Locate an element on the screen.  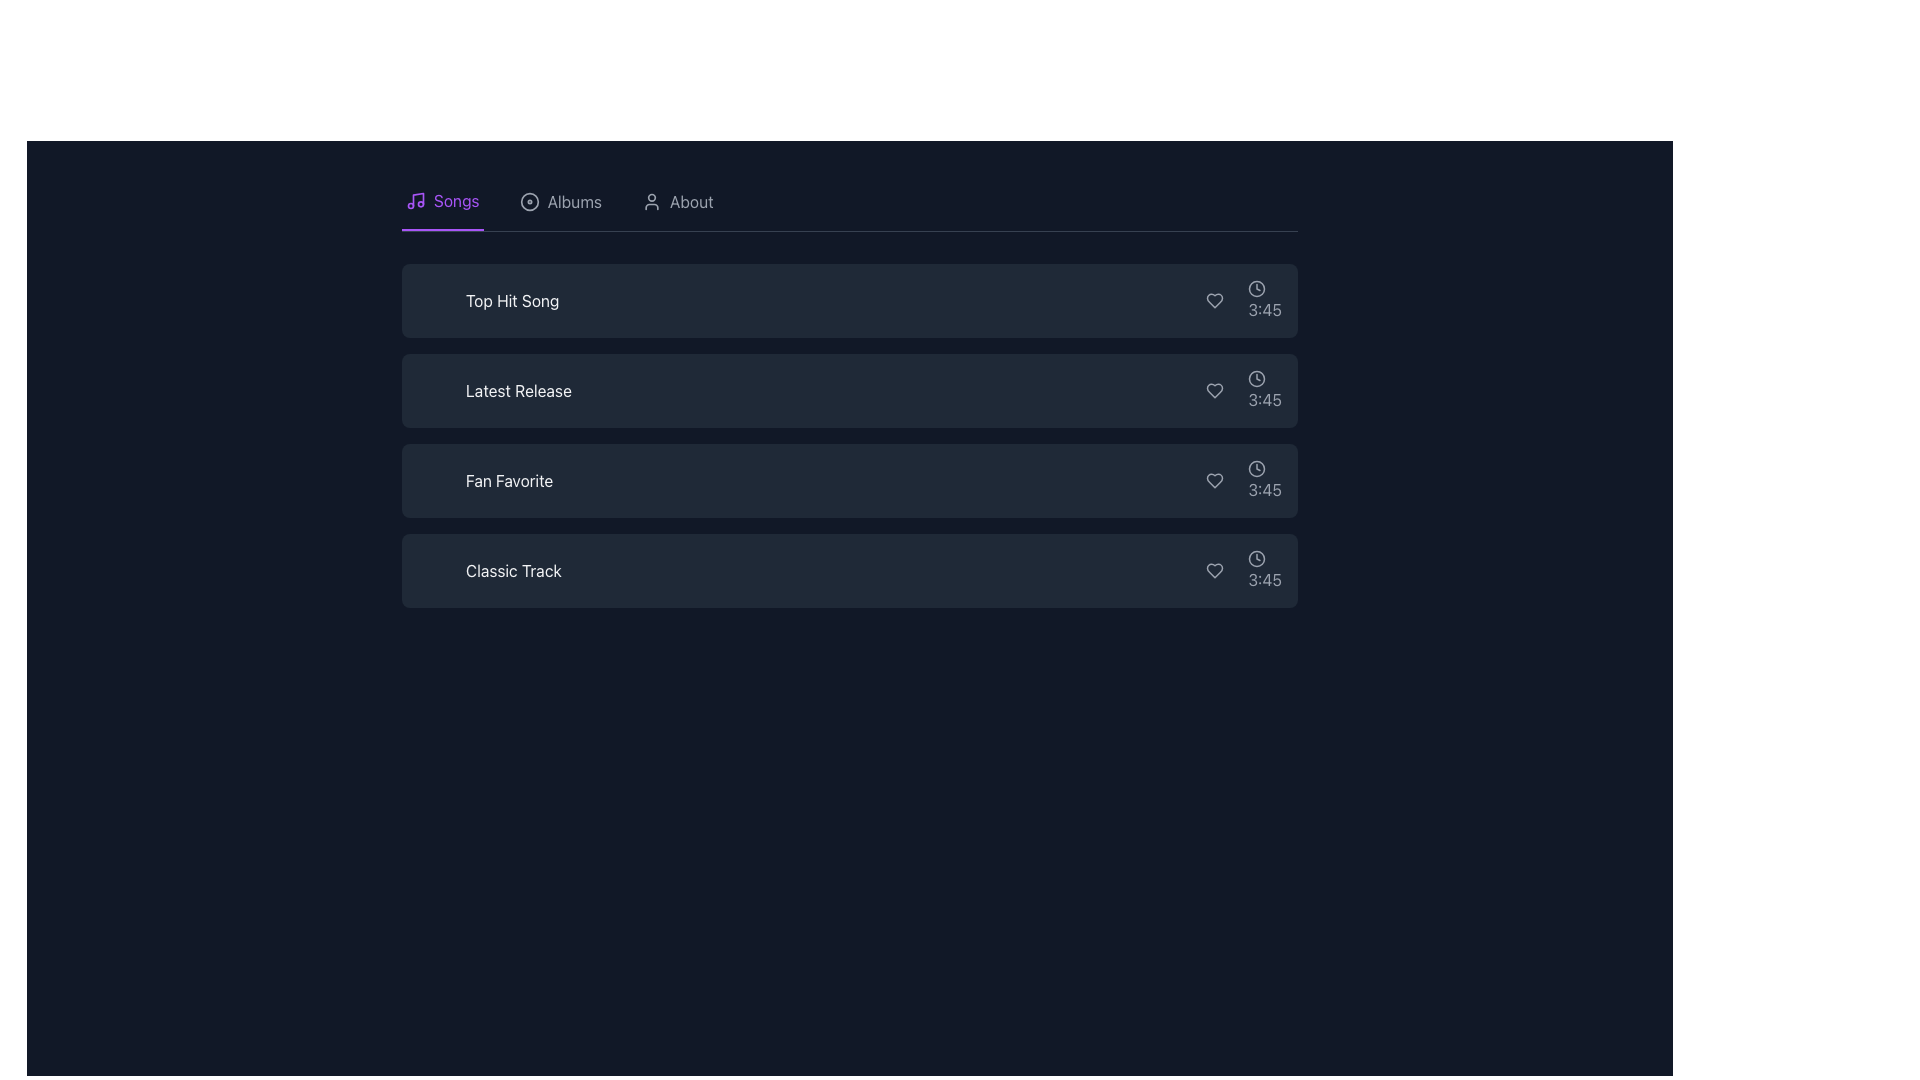
the circular icon with an outer ring and a smaller centered circle in the navigation menu associated with the 'Albums' category is located at coordinates (529, 201).